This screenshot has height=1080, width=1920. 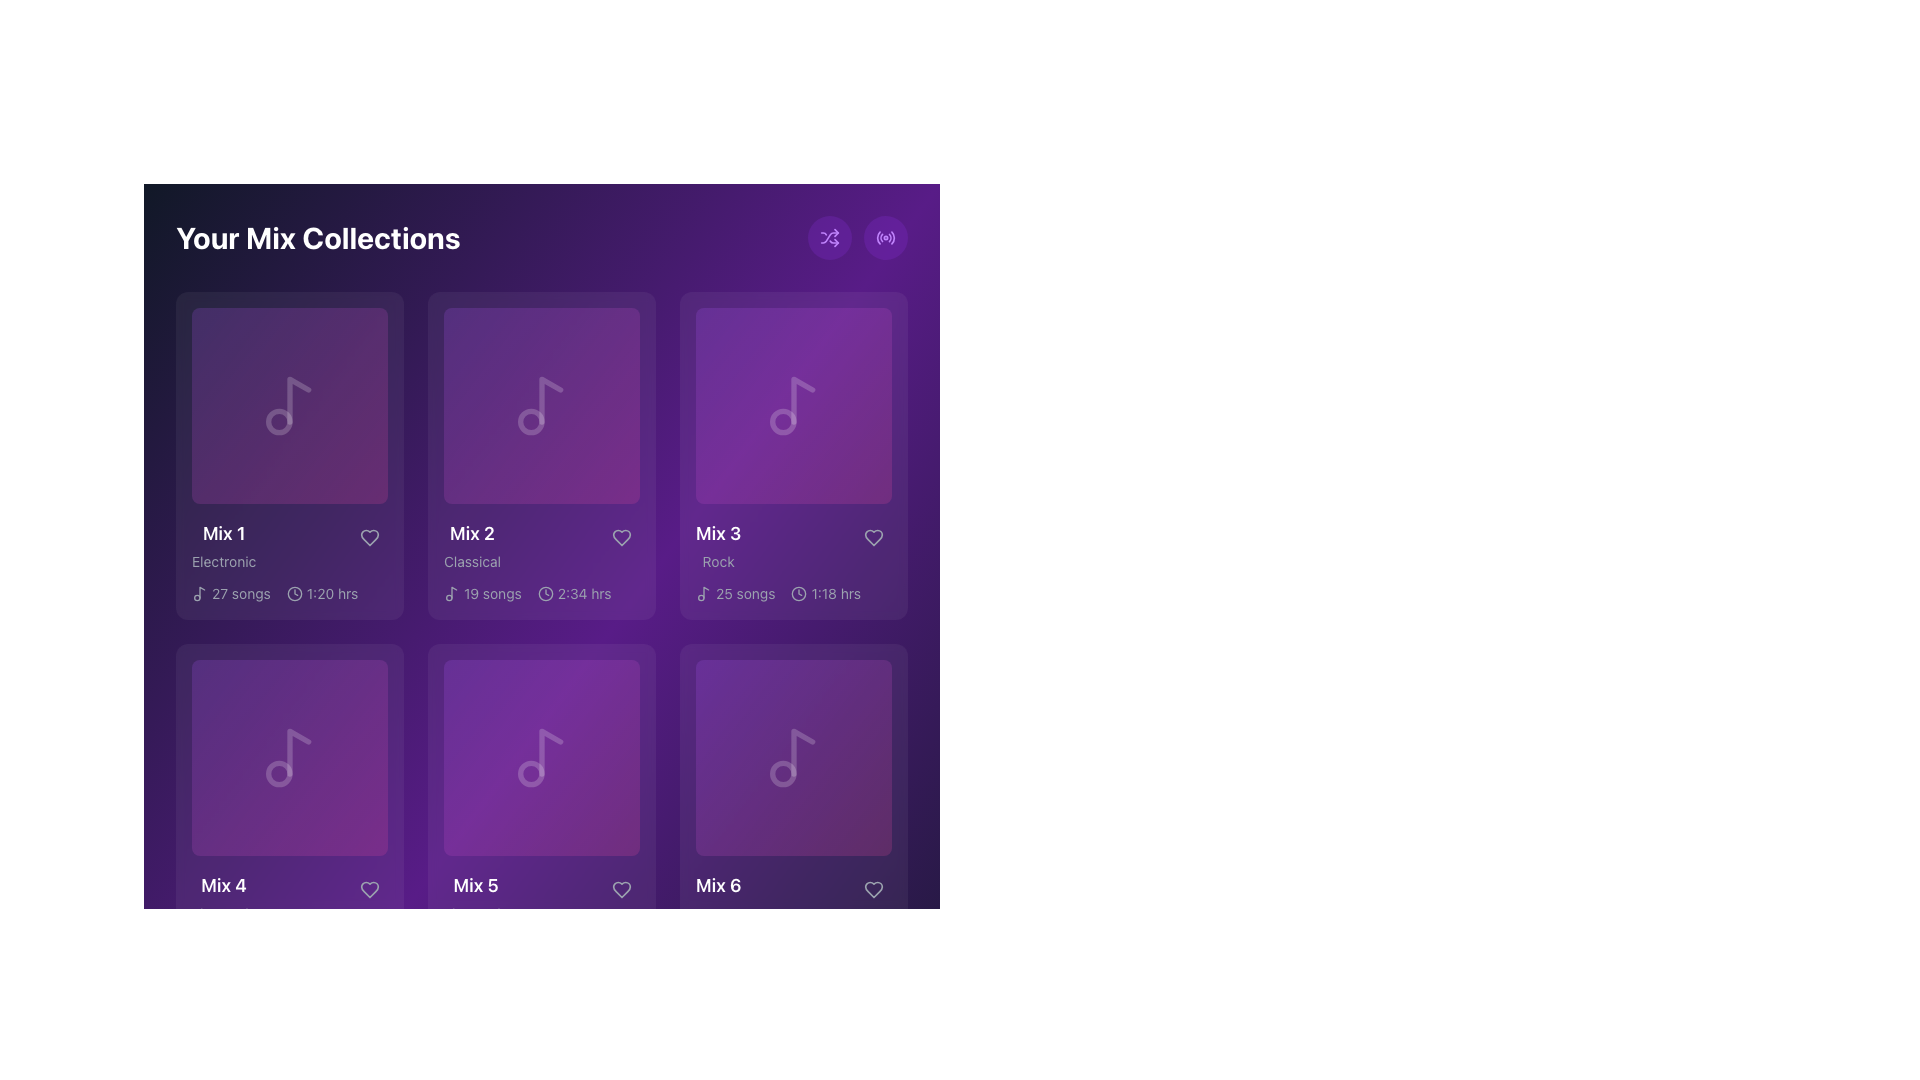 What do you see at coordinates (621, 536) in the screenshot?
I see `the heart-shaped icon outlined in gray located in the second card of the 'Your Mix Collections' grid` at bounding box center [621, 536].